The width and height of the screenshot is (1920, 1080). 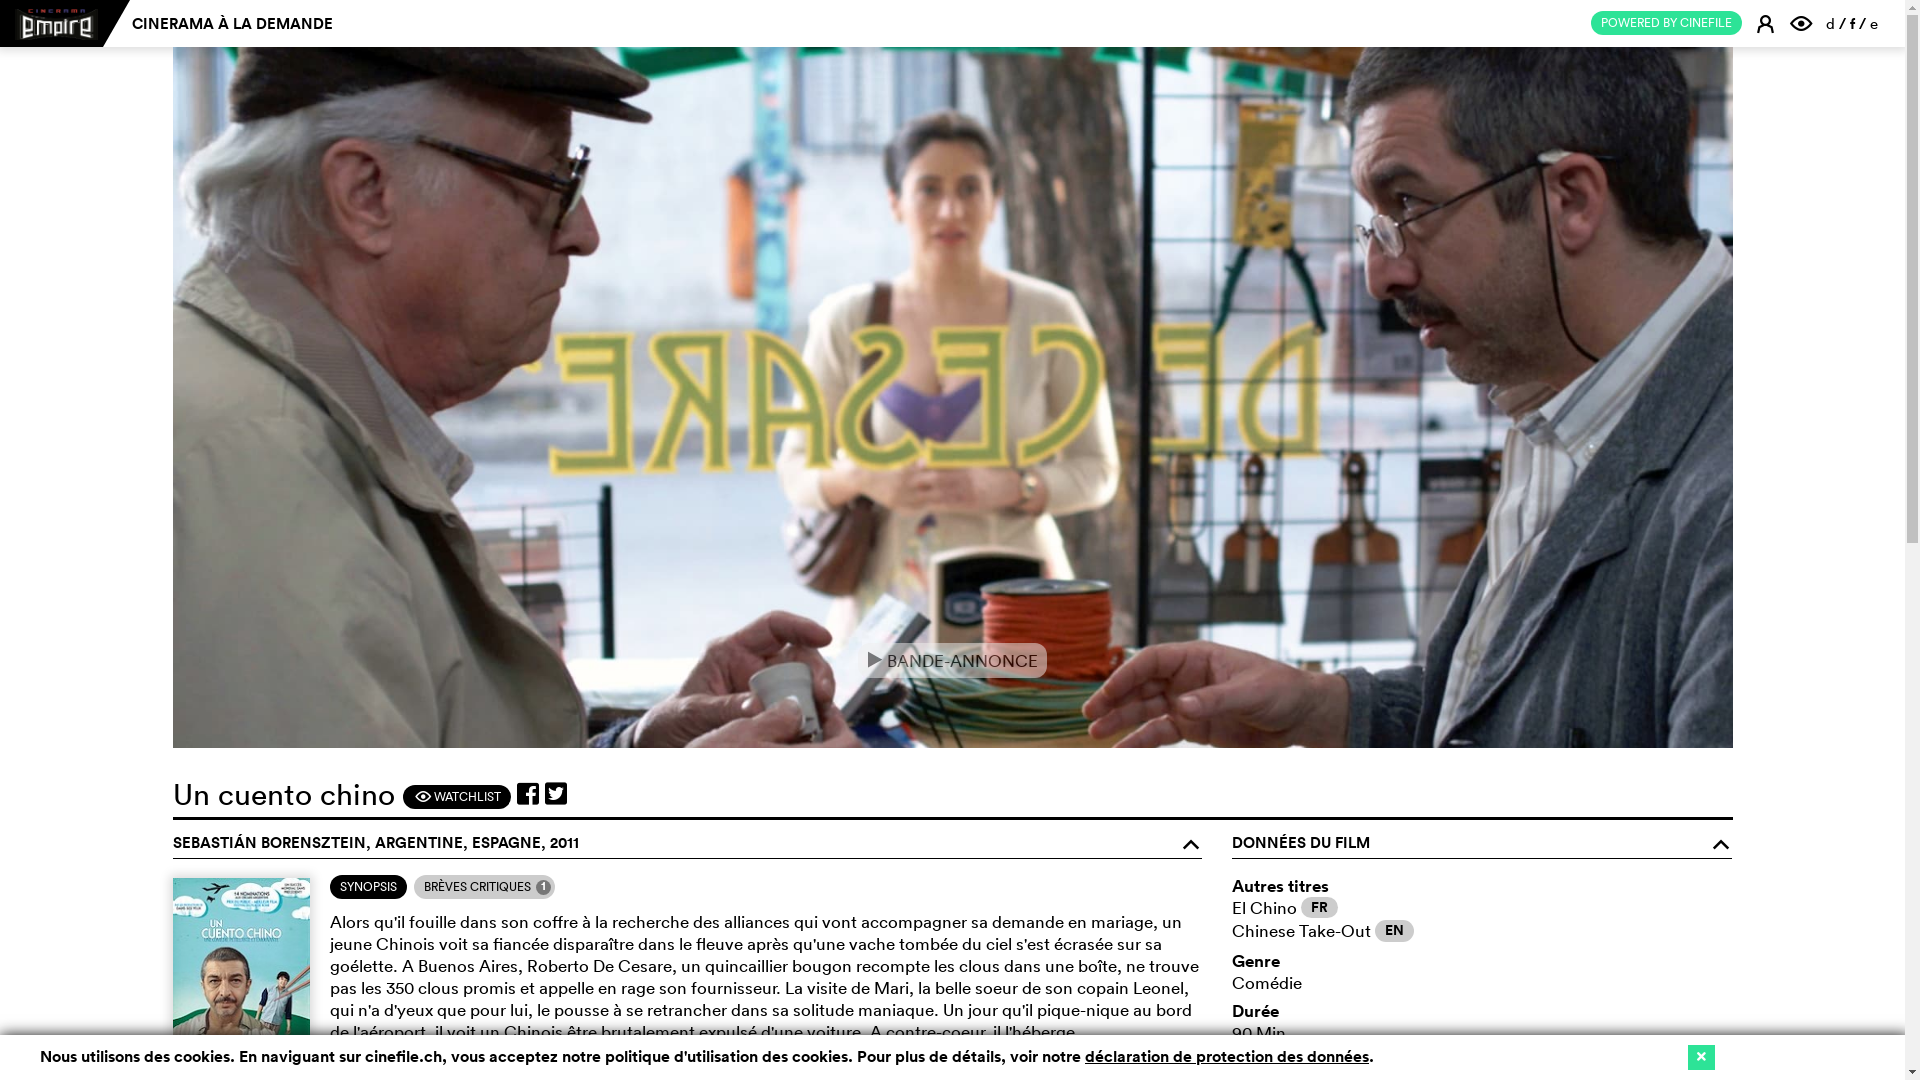 I want to click on 'E', so click(x=1767, y=22).